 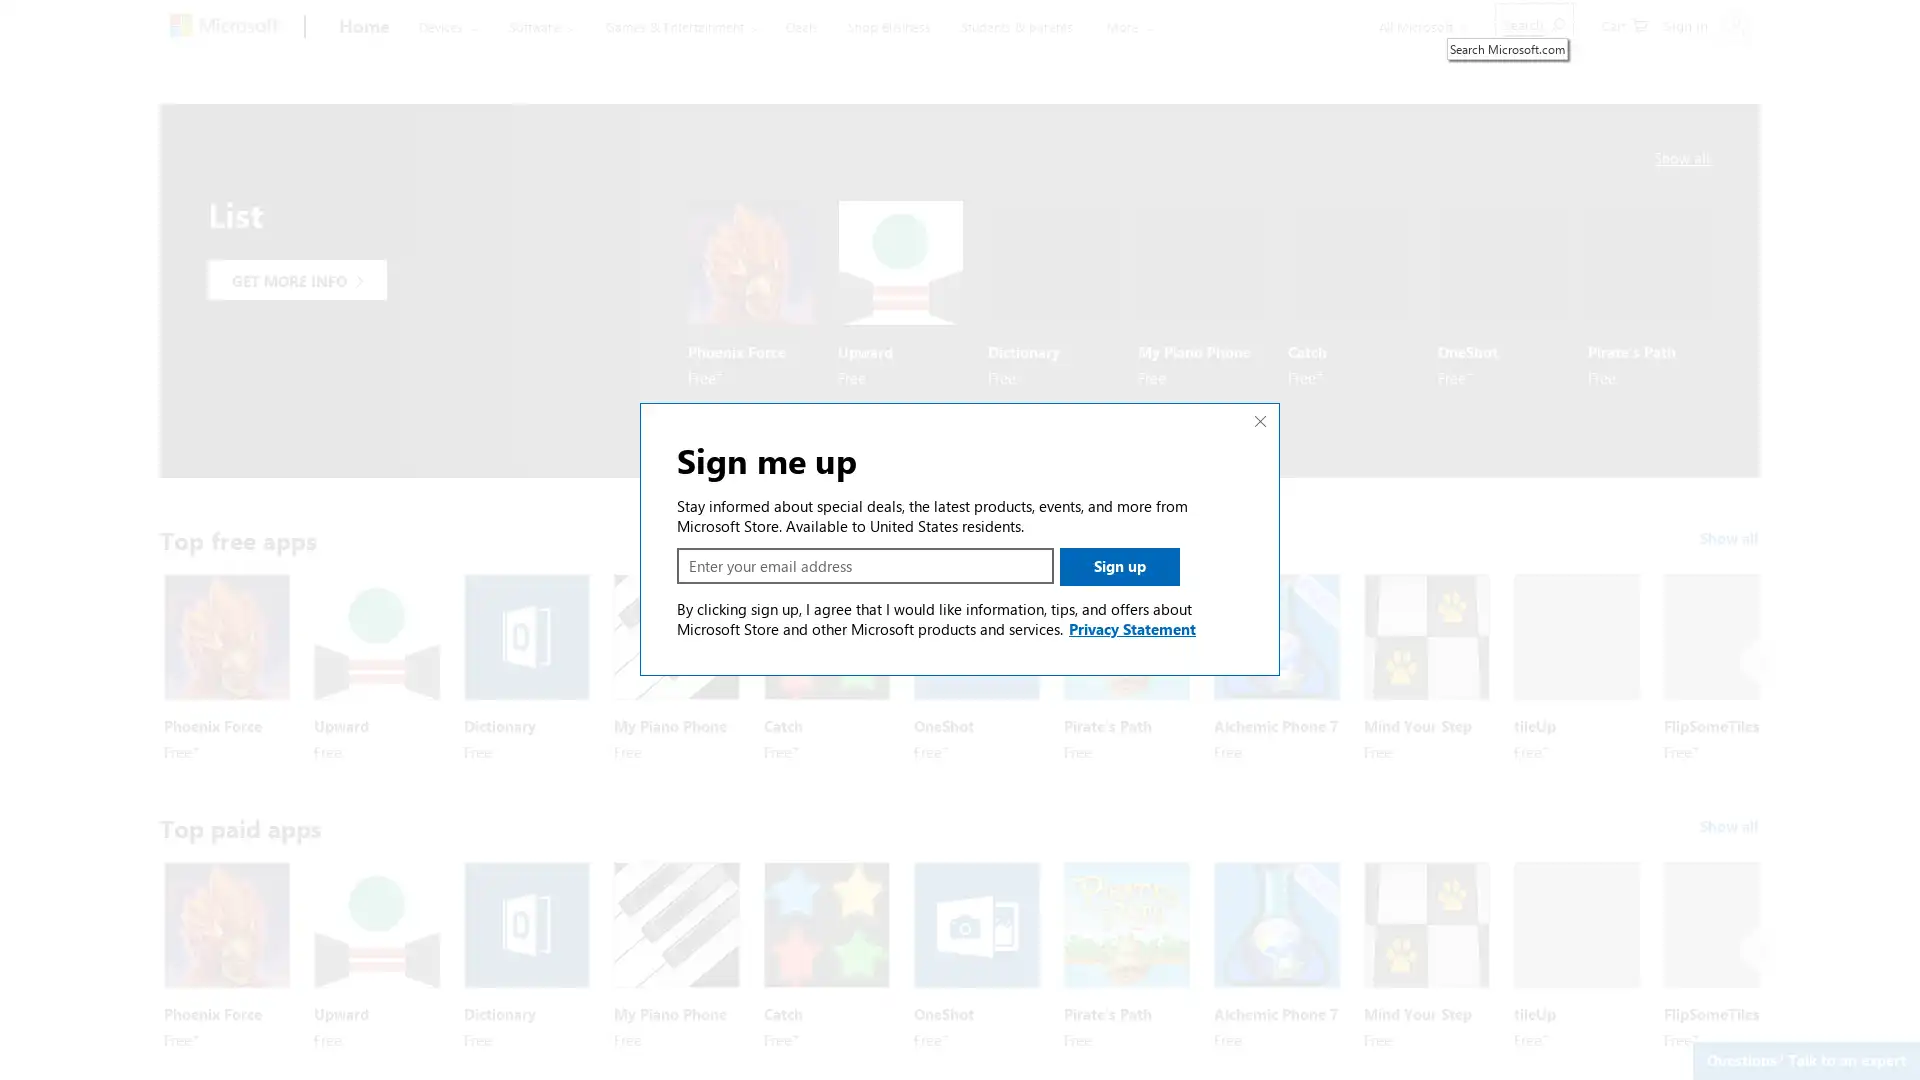 What do you see at coordinates (1533, 24) in the screenshot?
I see `Search Microsoft.com` at bounding box center [1533, 24].